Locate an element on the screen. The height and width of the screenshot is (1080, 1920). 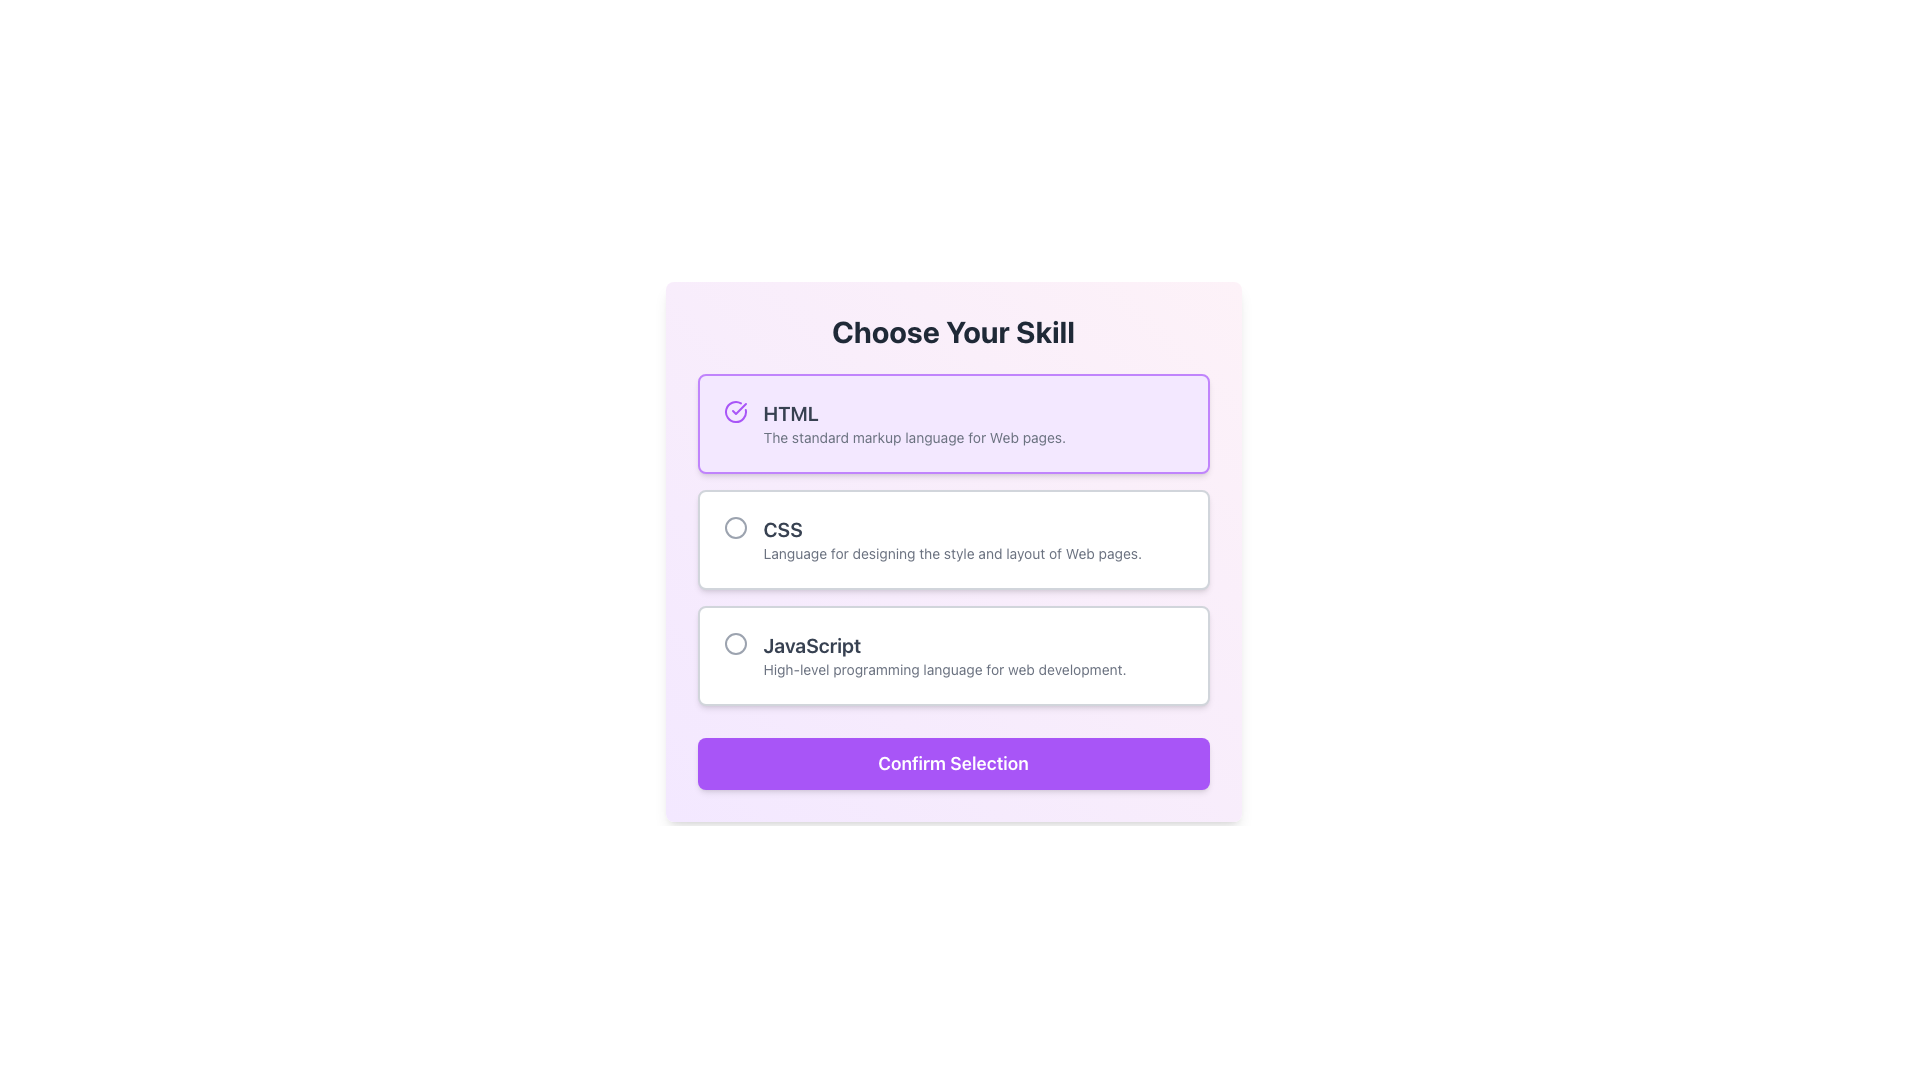
informational text block that displays the heading 'HTML' in bold and the subtitle 'The standard markup language for Web pages.' located at the top of the vertical list of options is located at coordinates (913, 423).